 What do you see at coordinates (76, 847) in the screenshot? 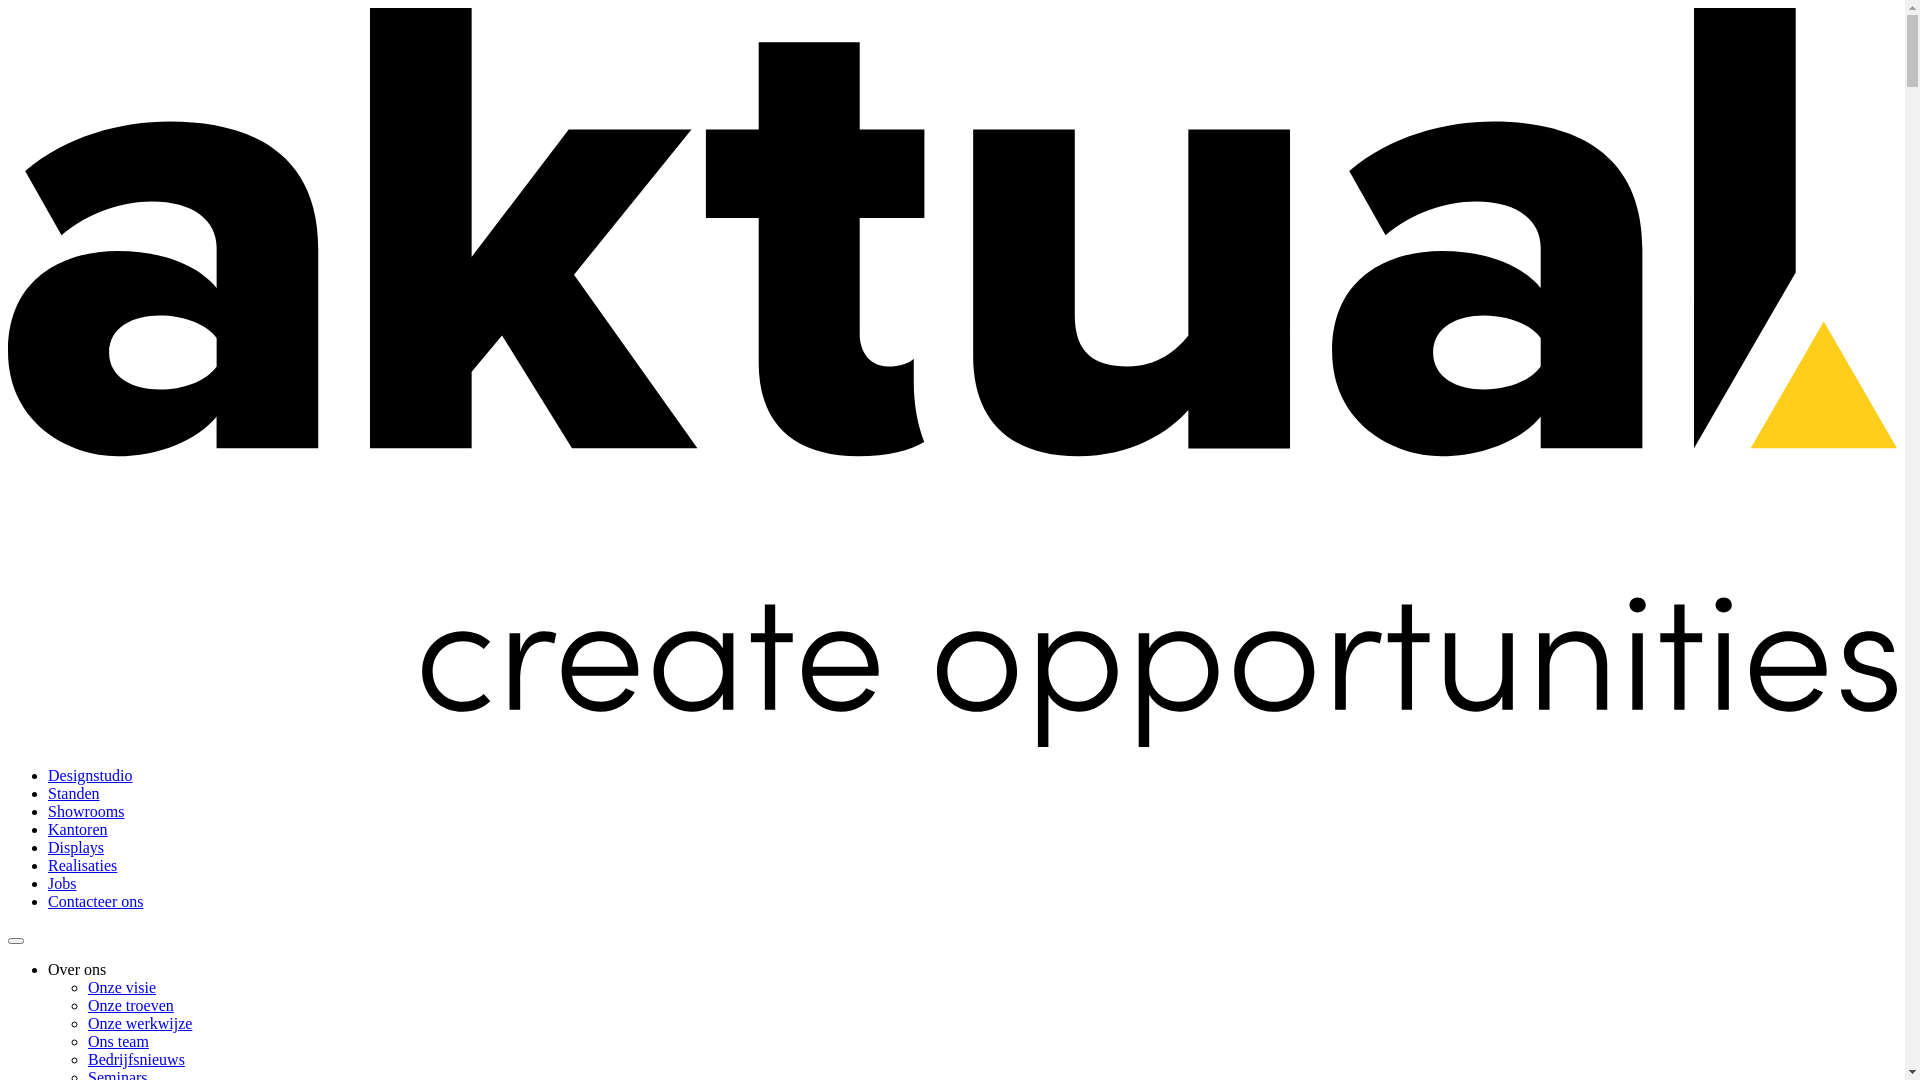
I see `'Displays'` at bounding box center [76, 847].